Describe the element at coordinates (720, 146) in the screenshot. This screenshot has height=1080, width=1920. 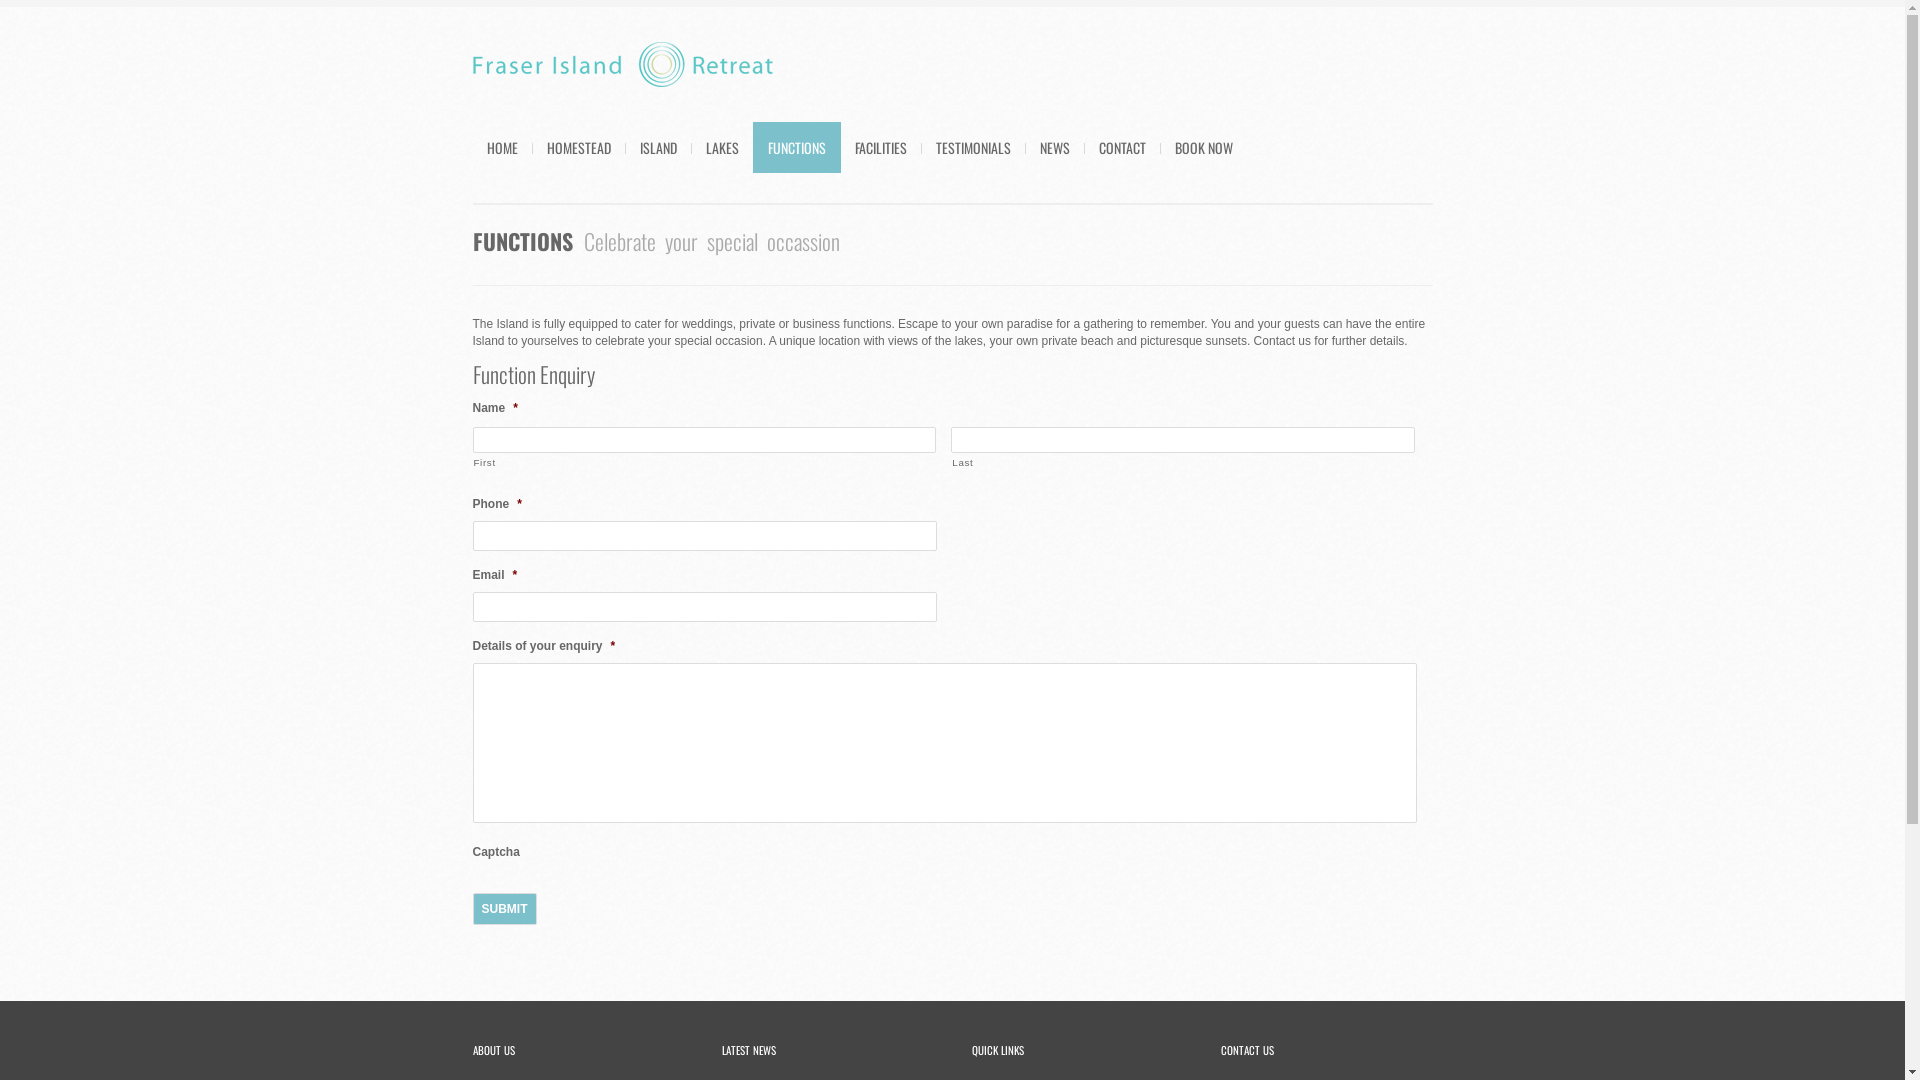
I see `'LAKES'` at that location.